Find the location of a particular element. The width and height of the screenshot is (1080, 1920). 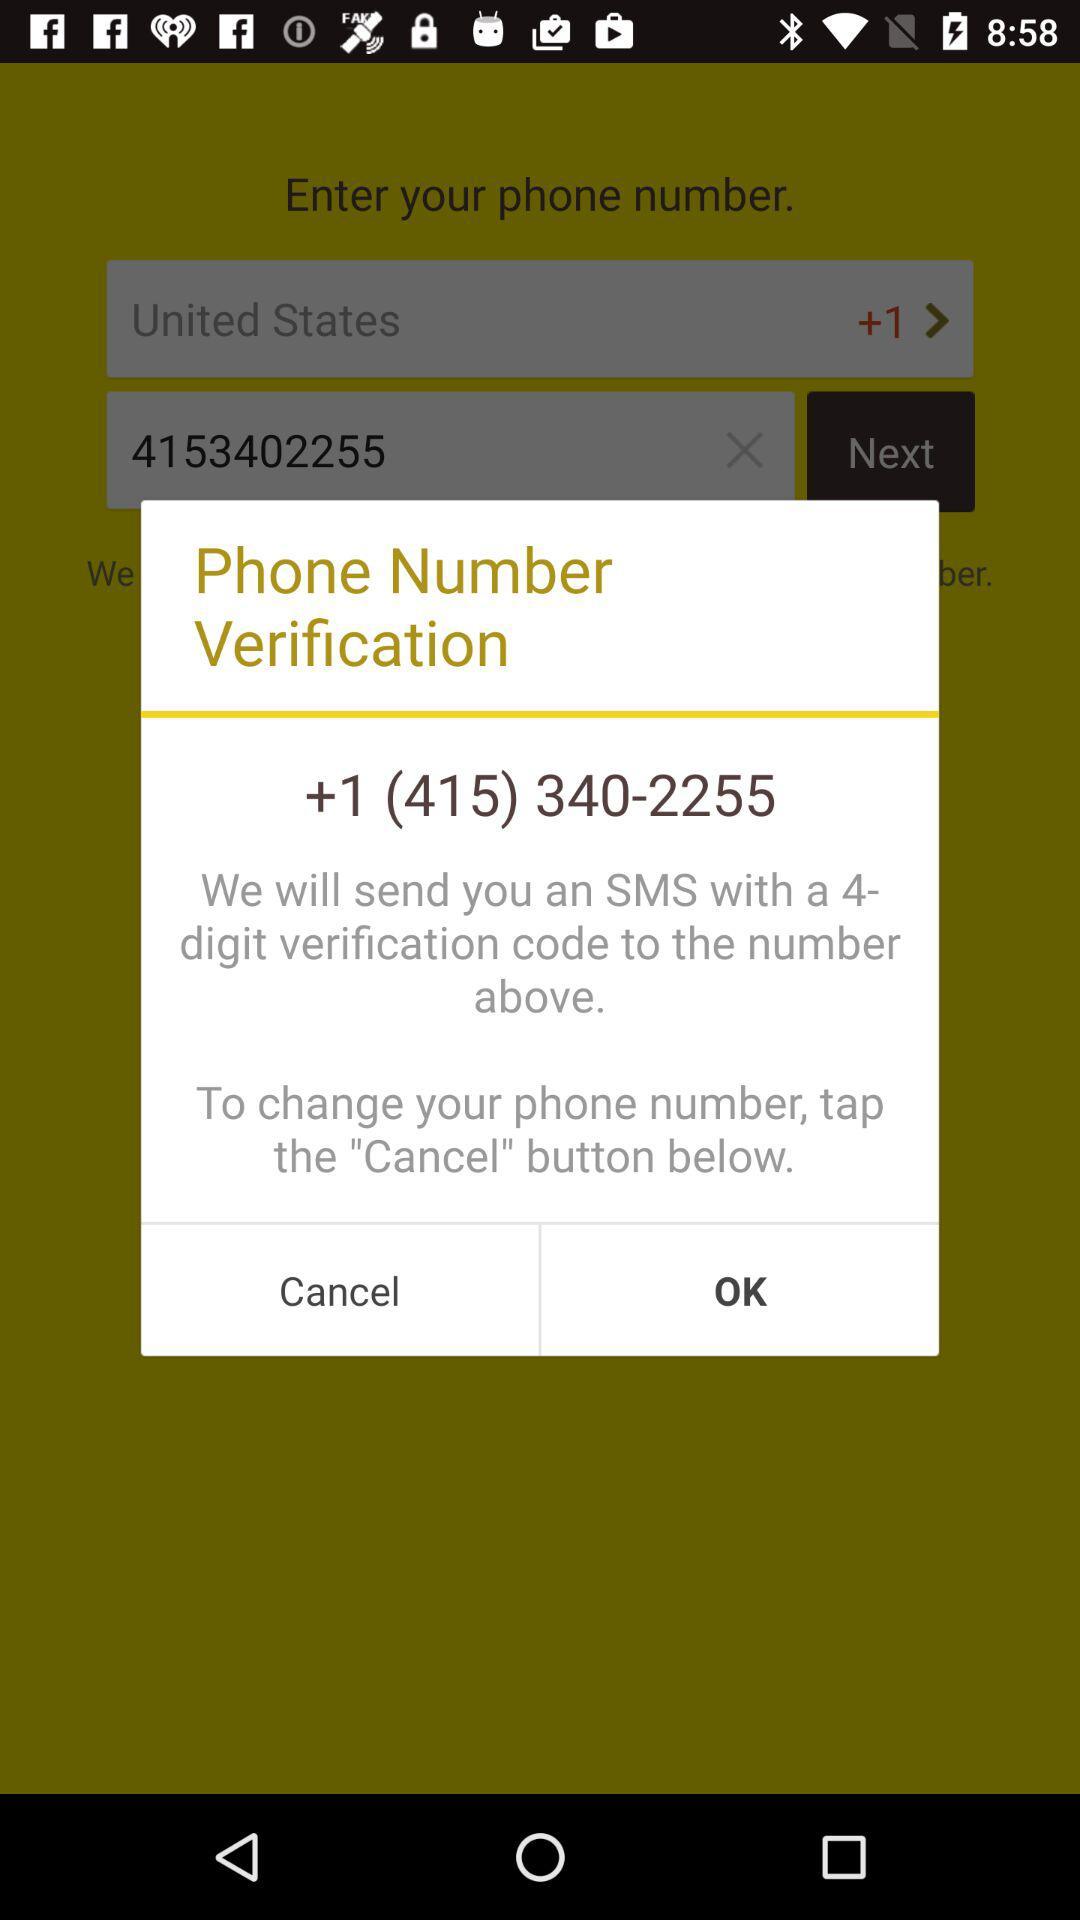

the ok is located at coordinates (740, 1290).